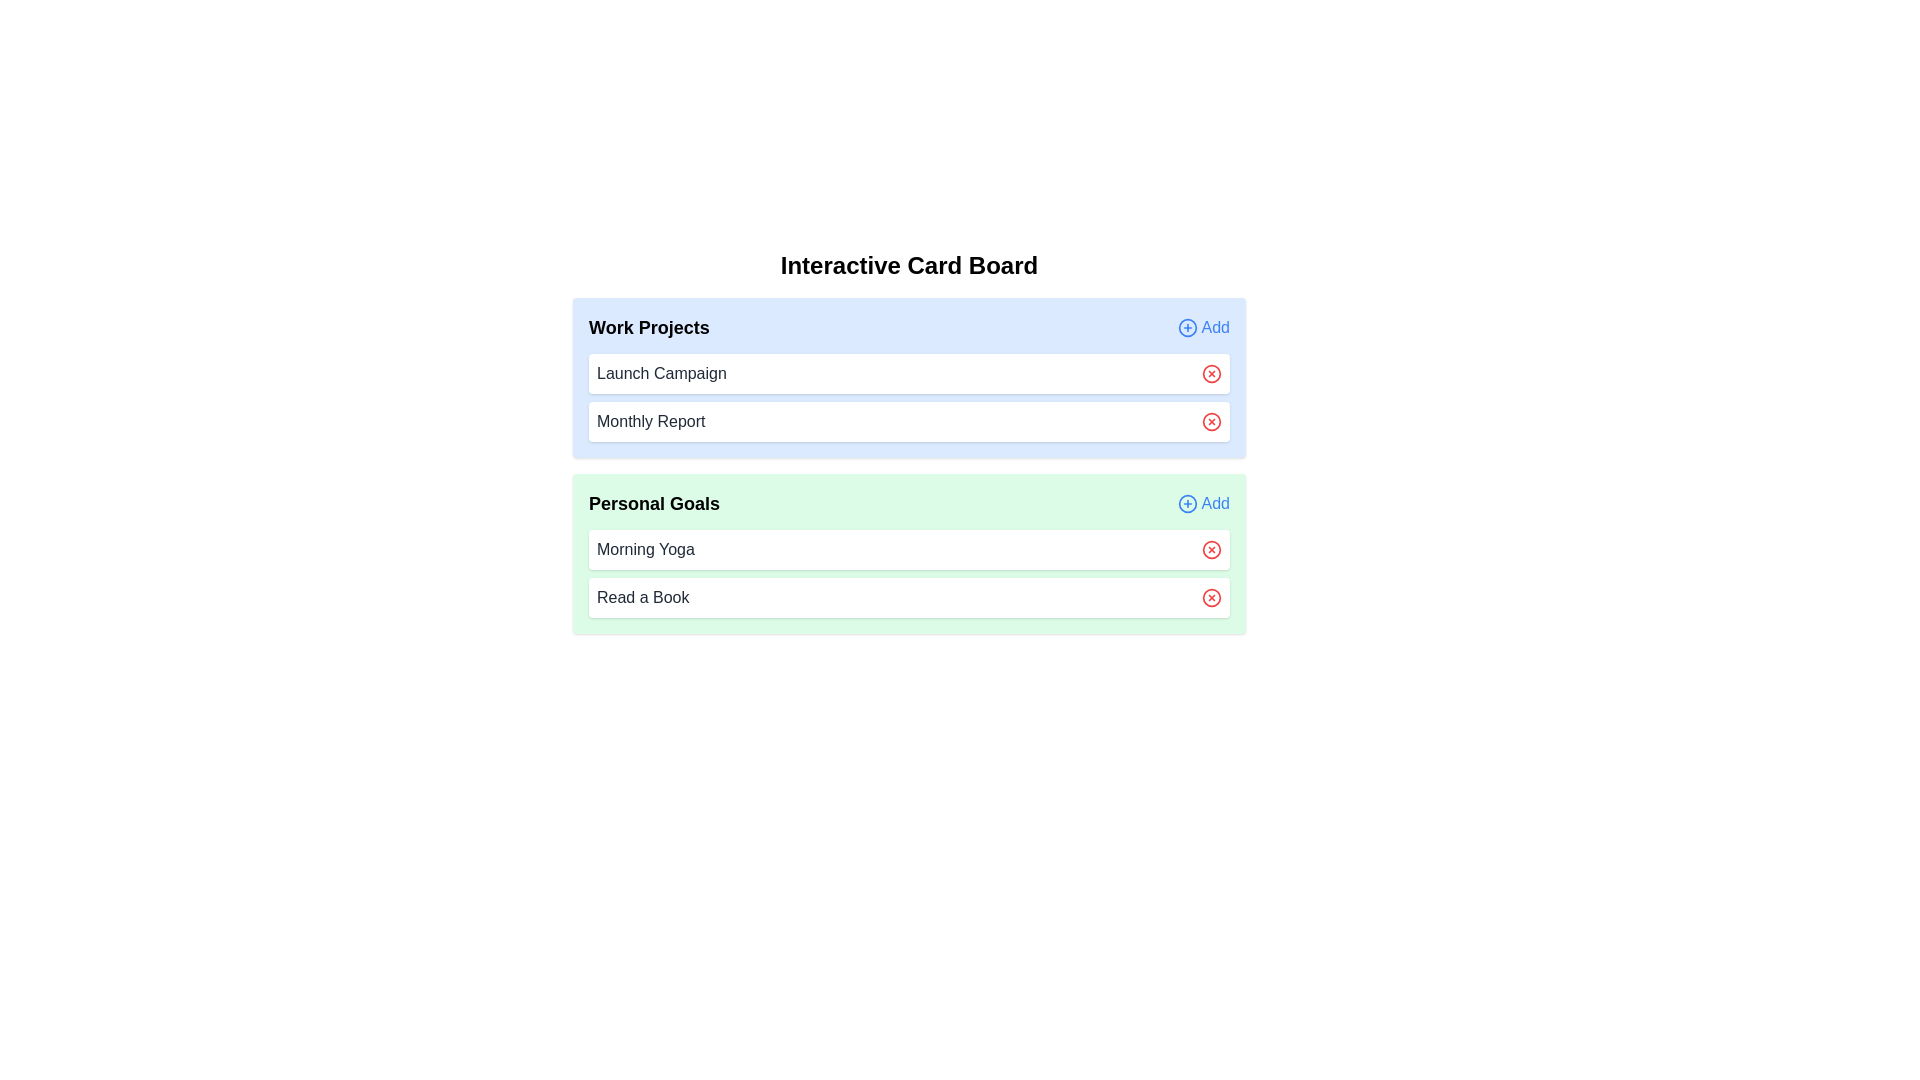  What do you see at coordinates (1210, 596) in the screenshot?
I see `the red 'X' button next to the task 'Read a Book' in the category 'Personal Goals'` at bounding box center [1210, 596].